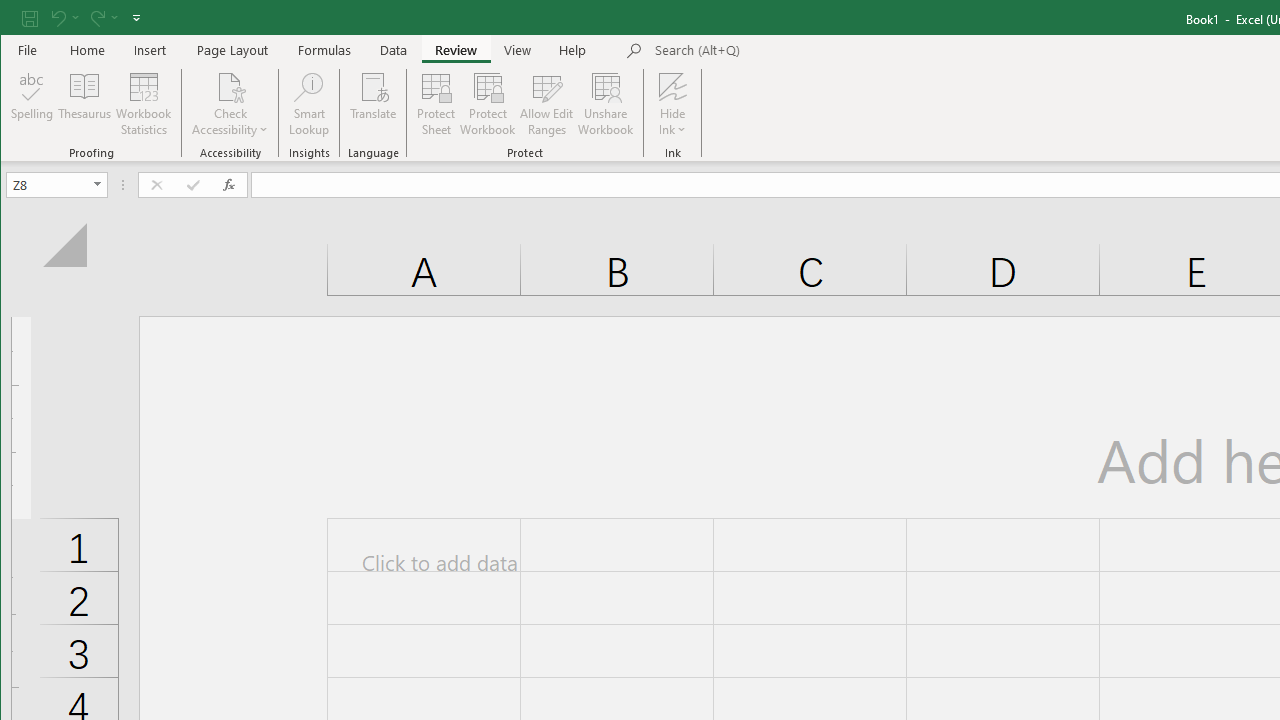 Image resolution: width=1280 pixels, height=720 pixels. I want to click on 'Spelling...', so click(32, 104).